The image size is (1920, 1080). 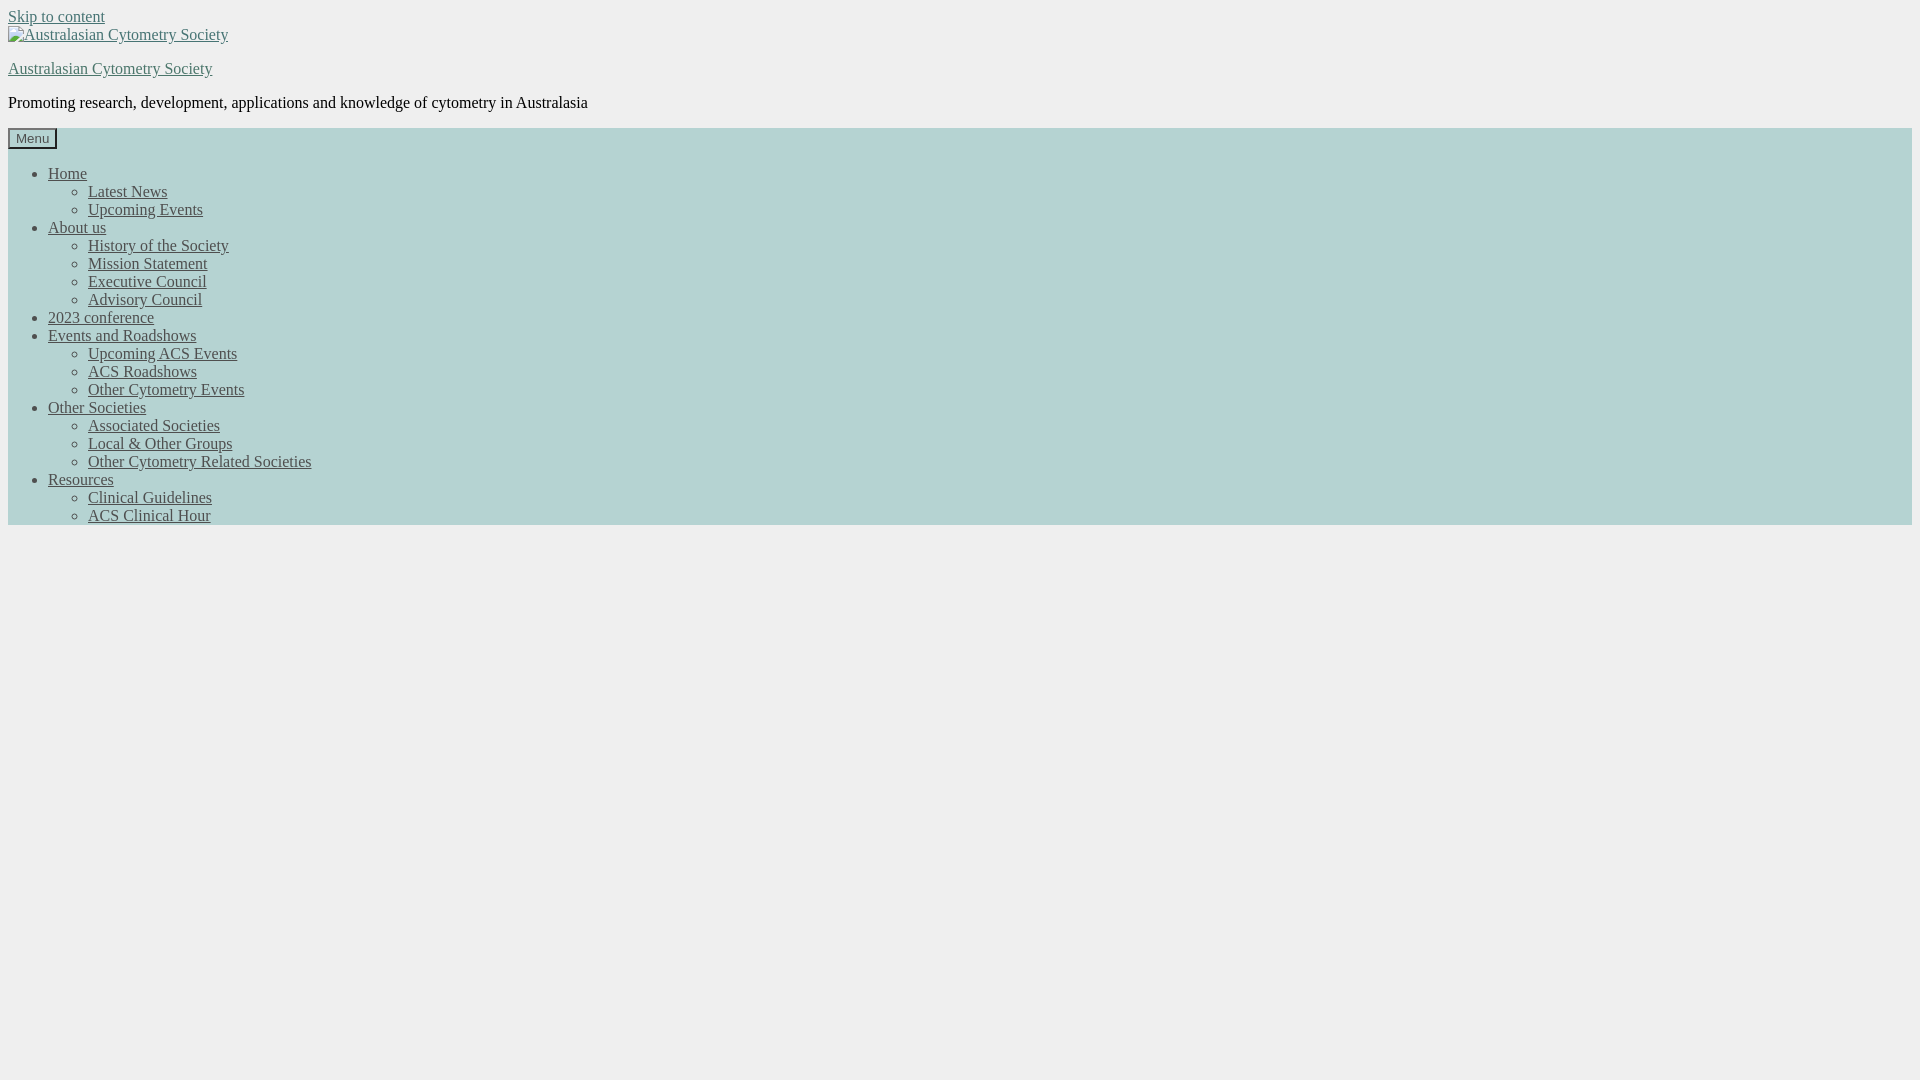 What do you see at coordinates (158, 442) in the screenshot?
I see `'Local & Other Groups'` at bounding box center [158, 442].